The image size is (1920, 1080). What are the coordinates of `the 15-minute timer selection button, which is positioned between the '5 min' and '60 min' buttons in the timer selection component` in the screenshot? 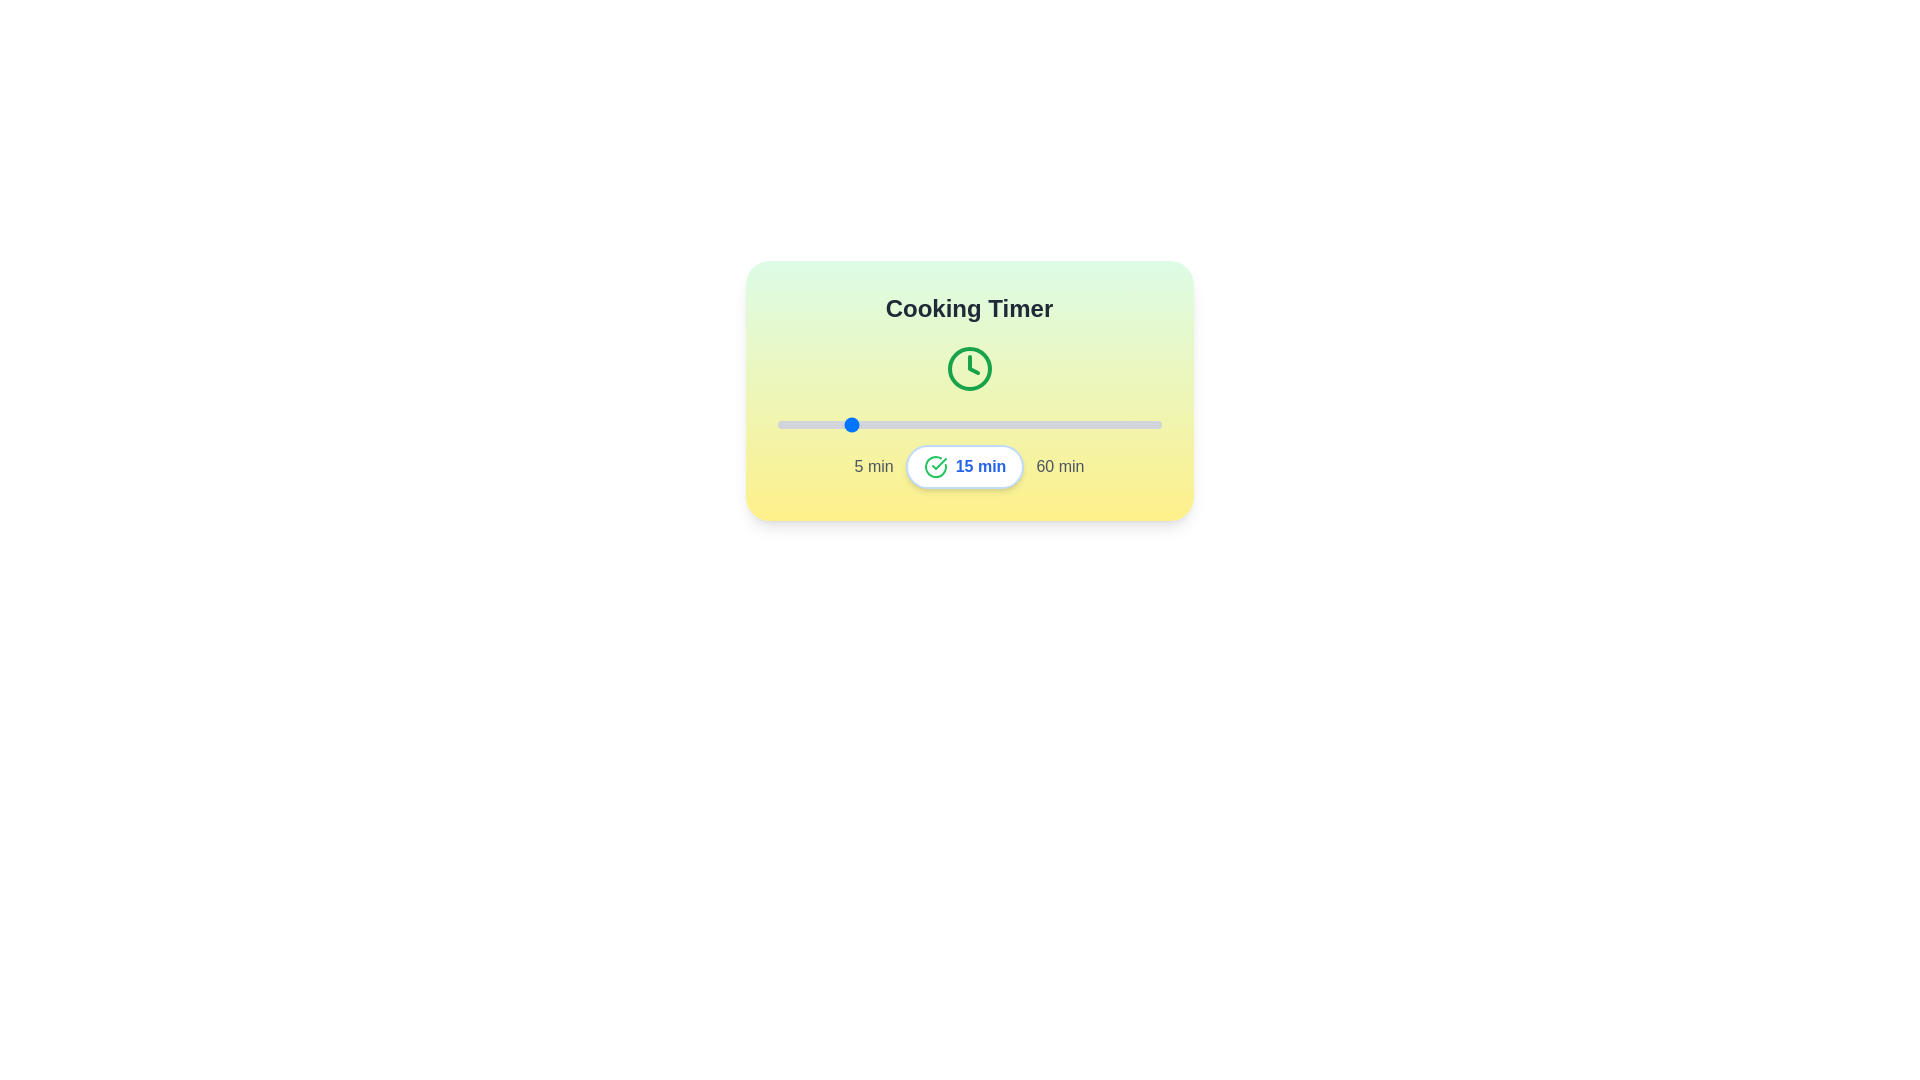 It's located at (964, 466).